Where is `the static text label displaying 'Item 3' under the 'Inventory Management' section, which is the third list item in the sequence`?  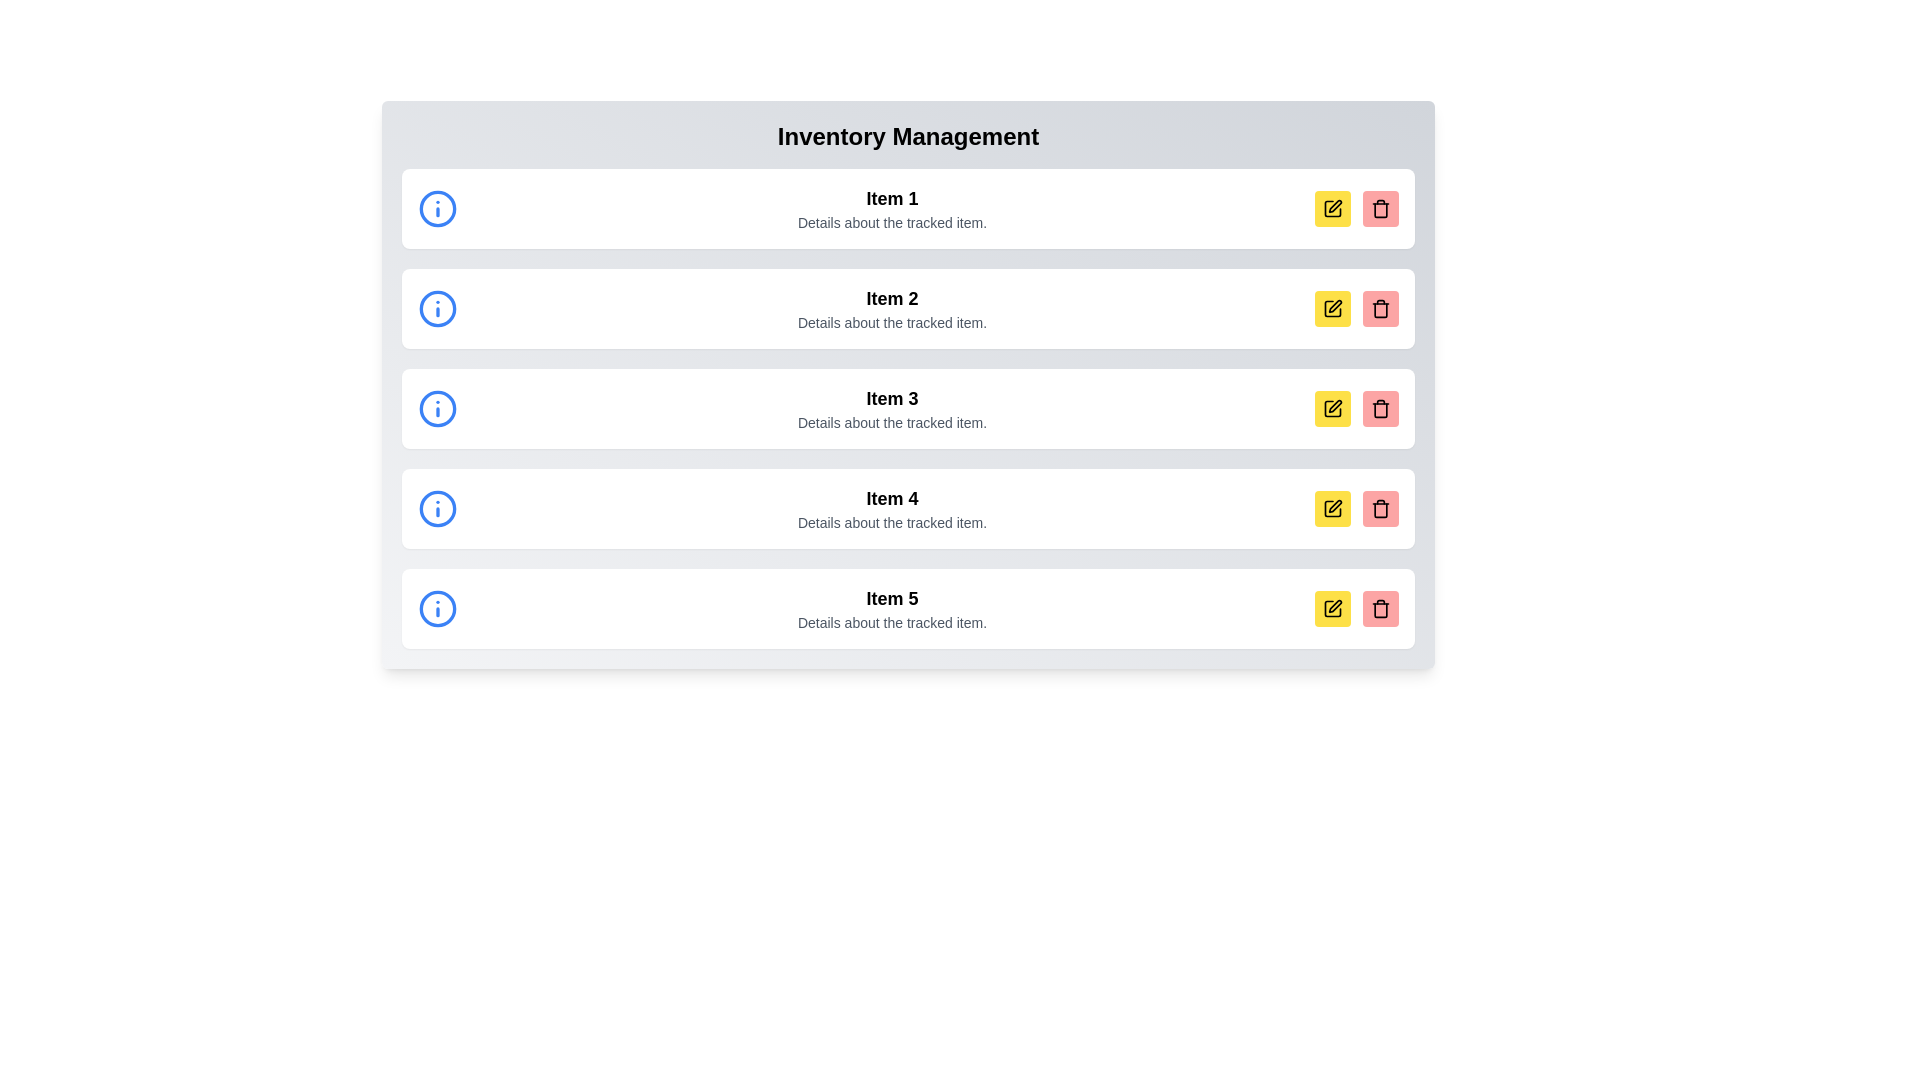 the static text label displaying 'Item 3' under the 'Inventory Management' section, which is the third list item in the sequence is located at coordinates (891, 398).